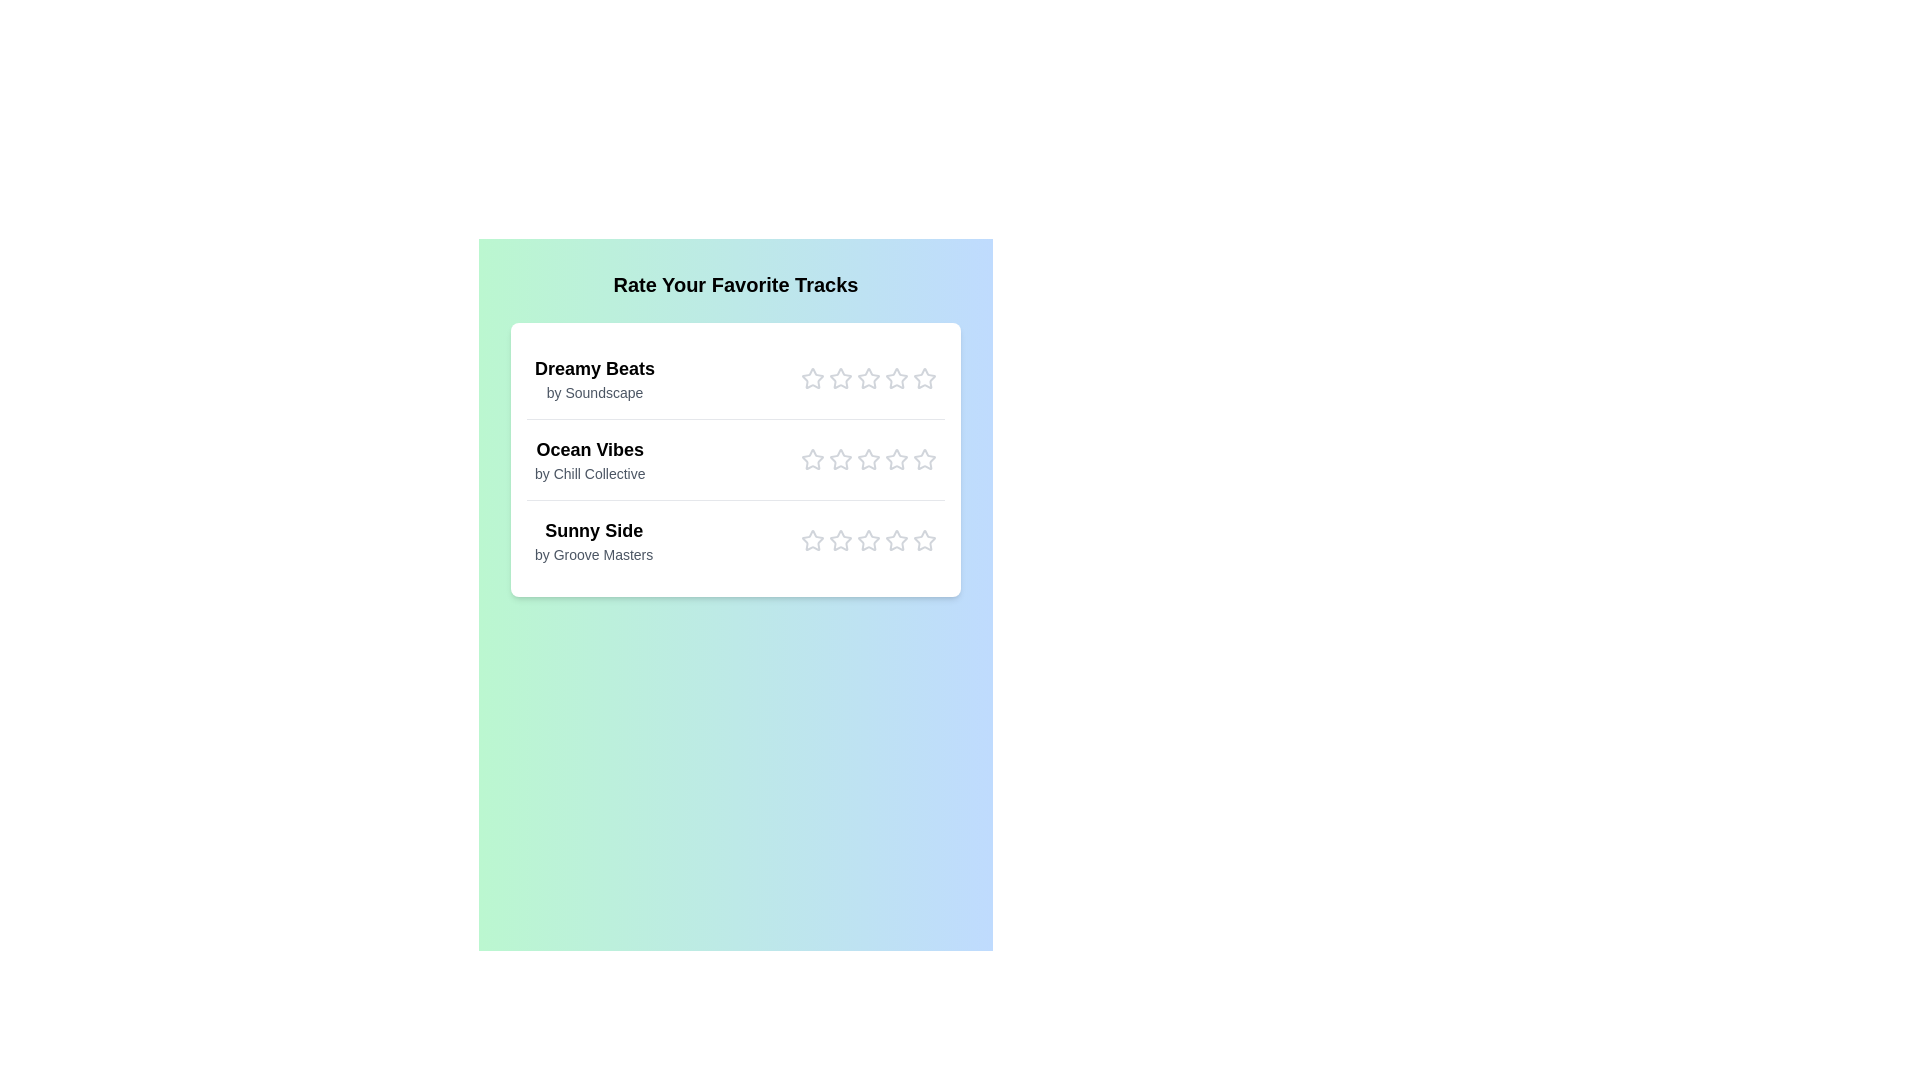 This screenshot has width=1920, height=1080. Describe the element at coordinates (593, 530) in the screenshot. I see `the track title Sunny Side to select its text` at that location.